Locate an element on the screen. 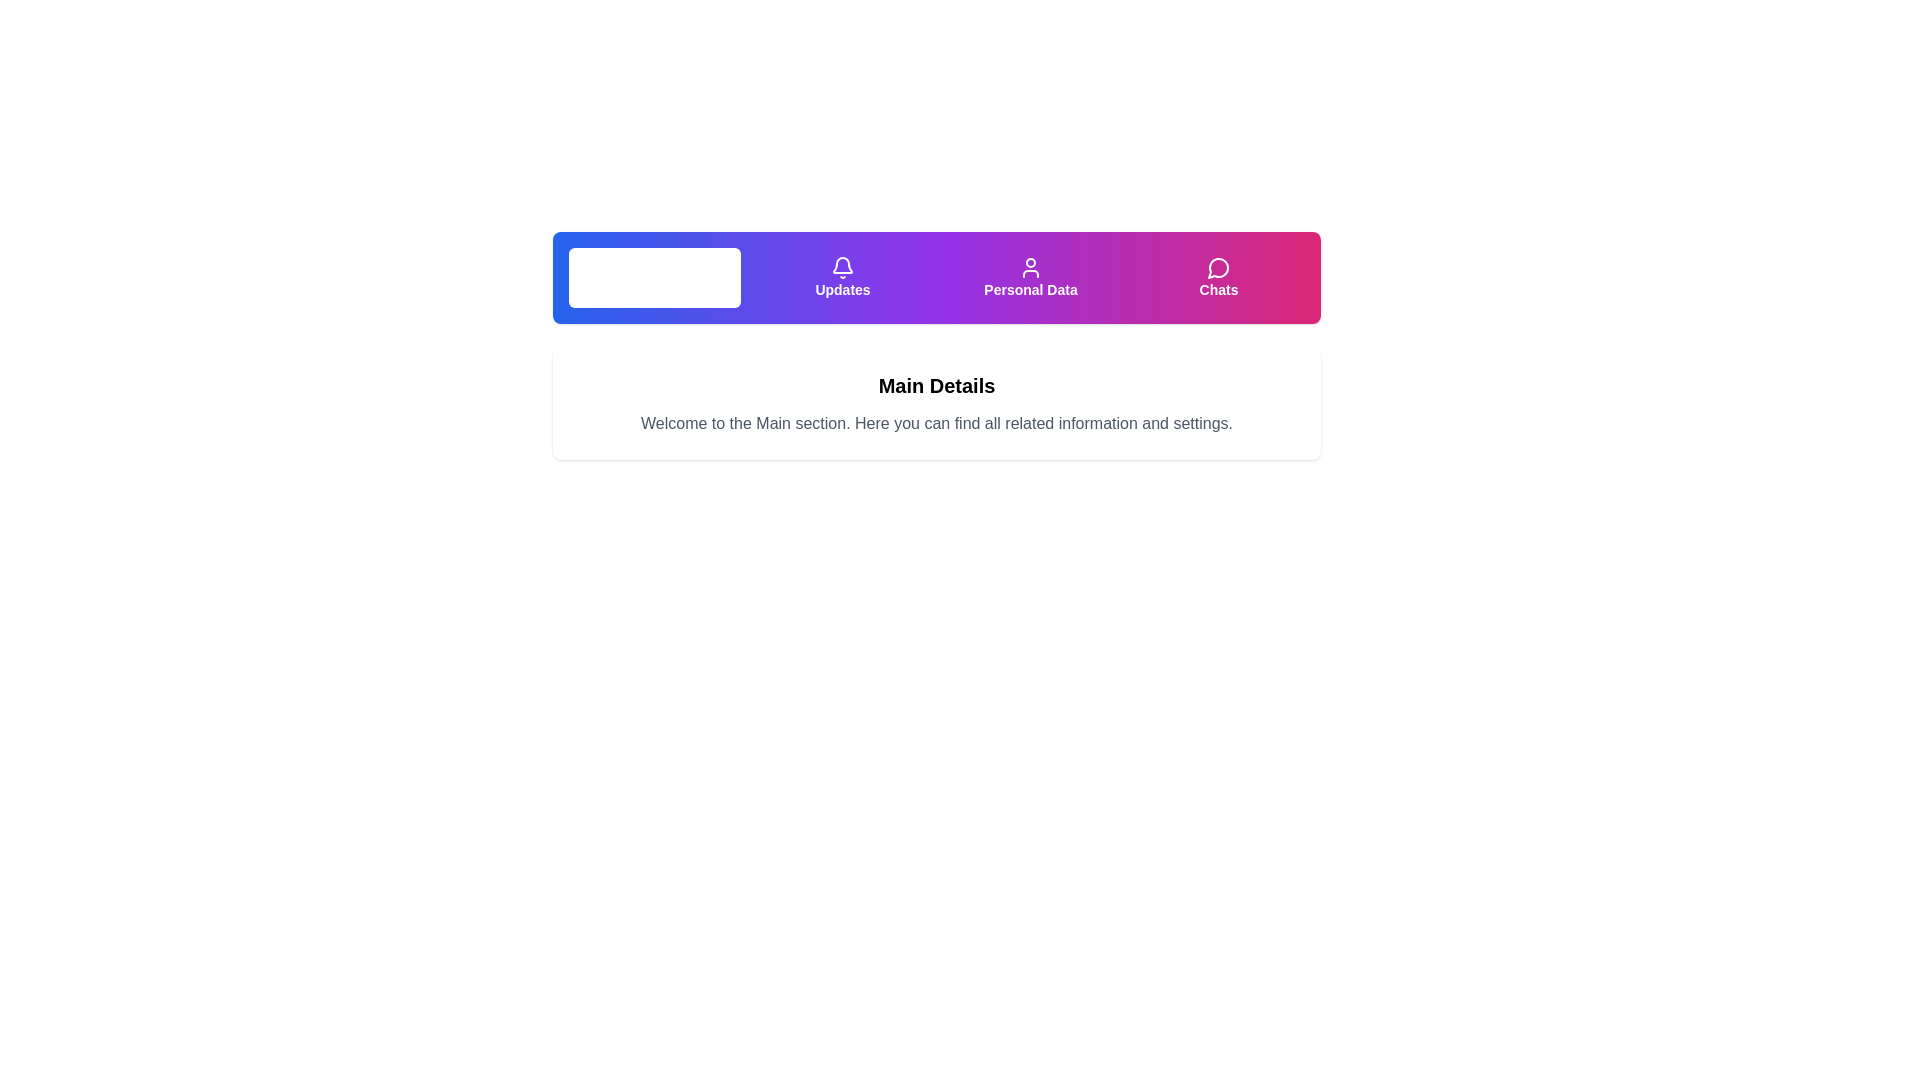 This screenshot has height=1080, width=1920. the notification bell icon located in the top navigation bar under the 'Updates' label is located at coordinates (843, 264).